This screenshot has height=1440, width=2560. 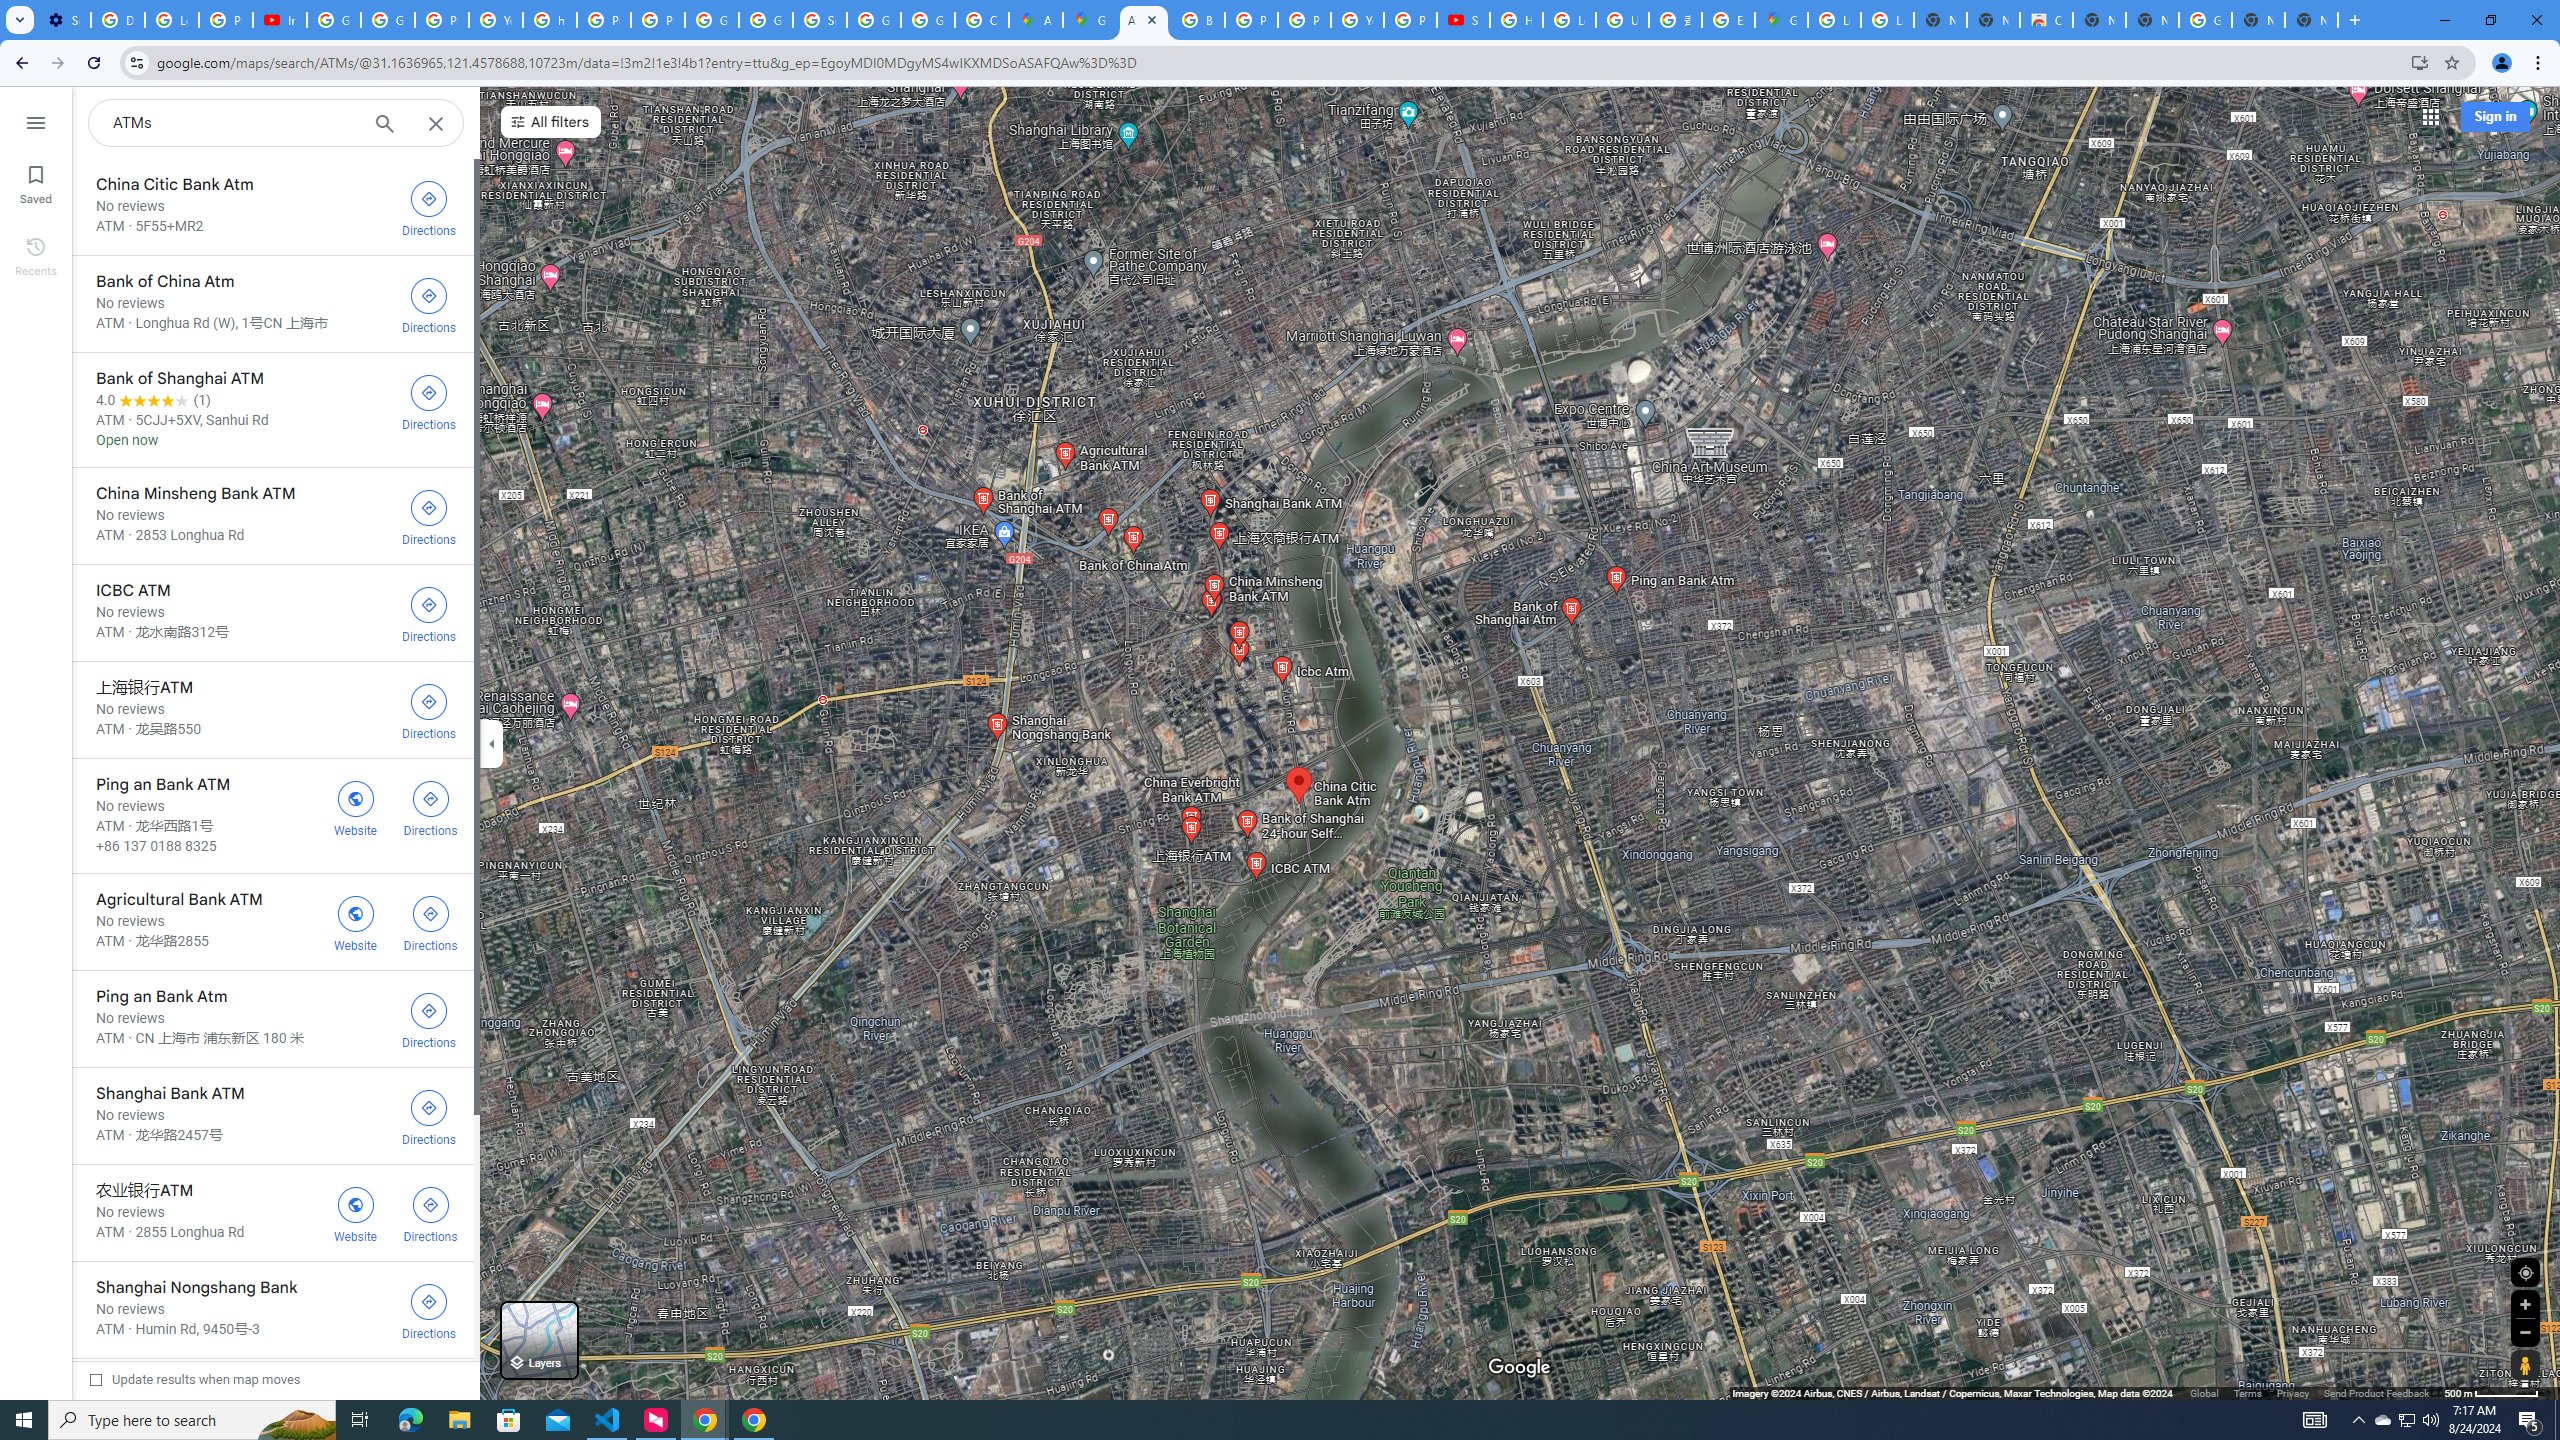 What do you see at coordinates (272, 1115) in the screenshot?
I see `'Shanghai Bank ATM'` at bounding box center [272, 1115].